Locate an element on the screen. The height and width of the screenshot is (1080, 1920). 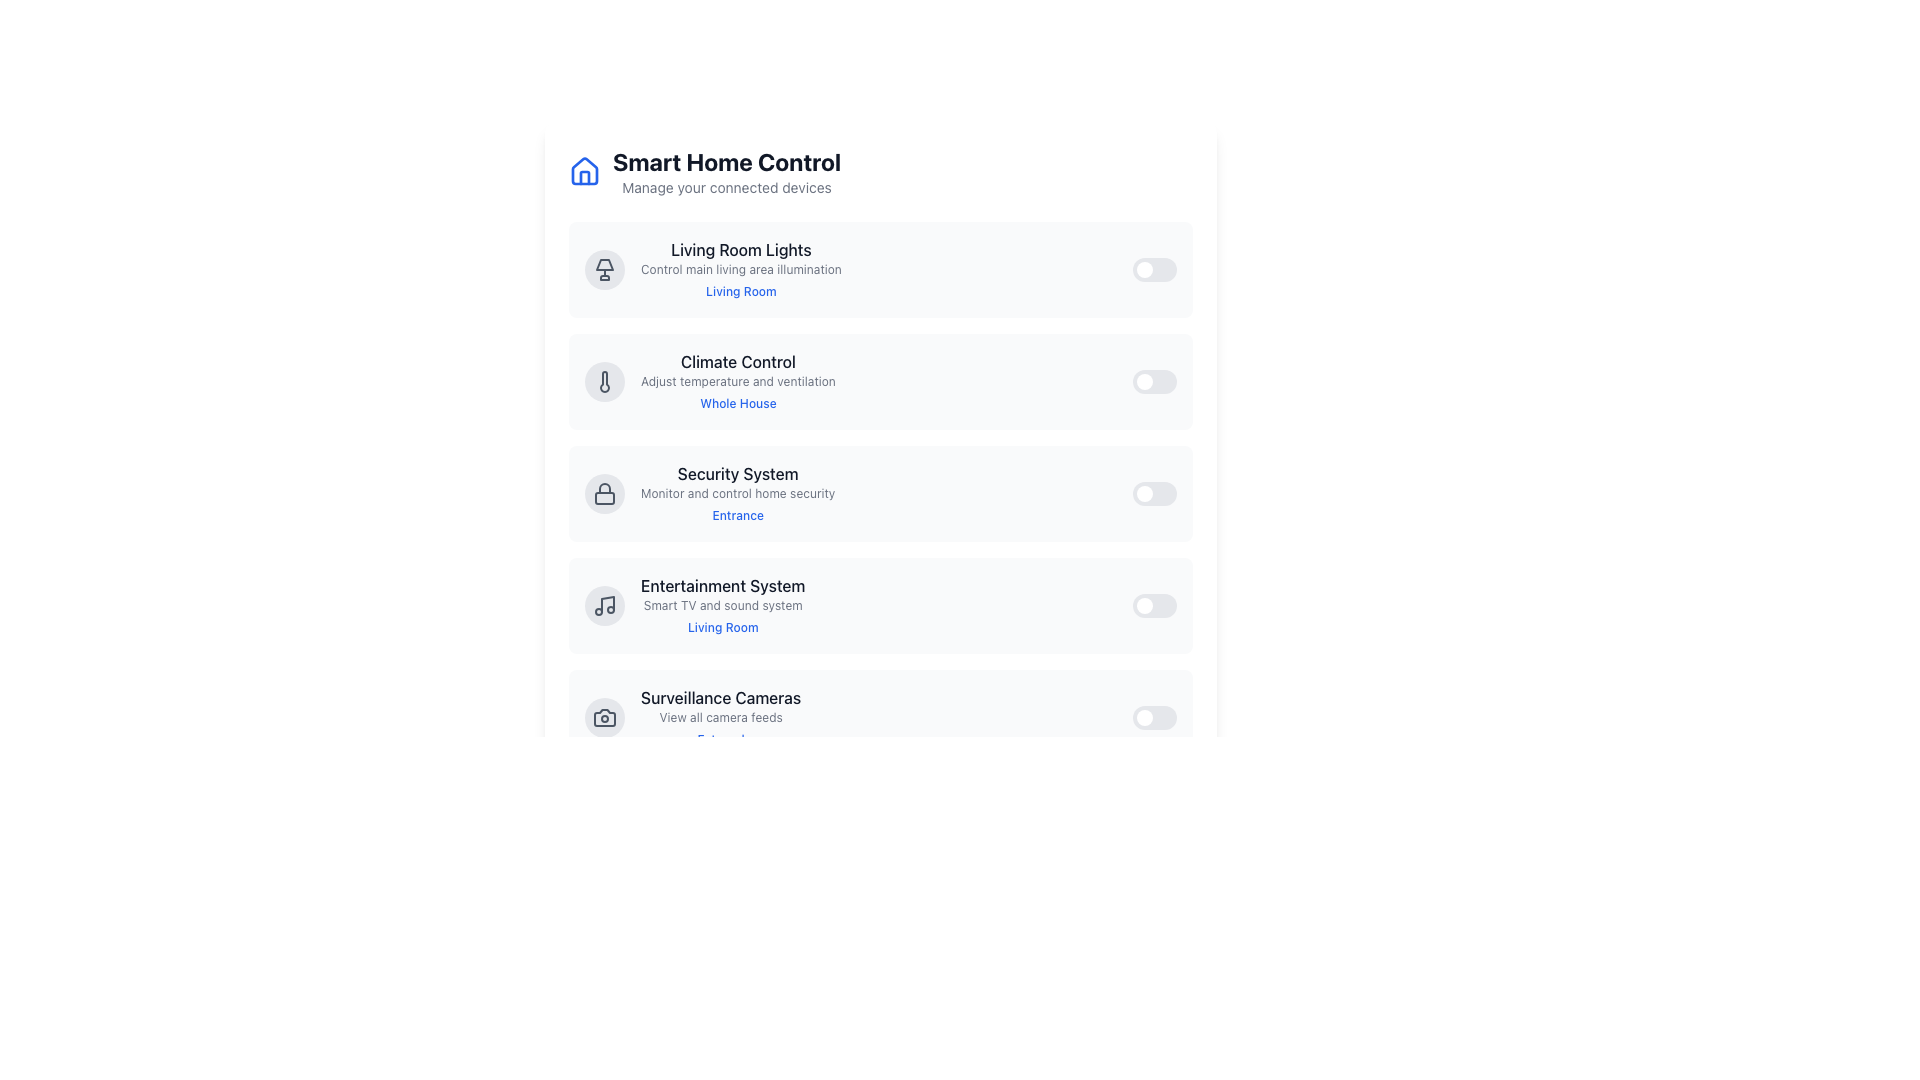
the informational text element that provides additional information about the 'Climate Control' functionality, located below the 'Climate Control' text and above the 'Whole House' text is located at coordinates (737, 381).